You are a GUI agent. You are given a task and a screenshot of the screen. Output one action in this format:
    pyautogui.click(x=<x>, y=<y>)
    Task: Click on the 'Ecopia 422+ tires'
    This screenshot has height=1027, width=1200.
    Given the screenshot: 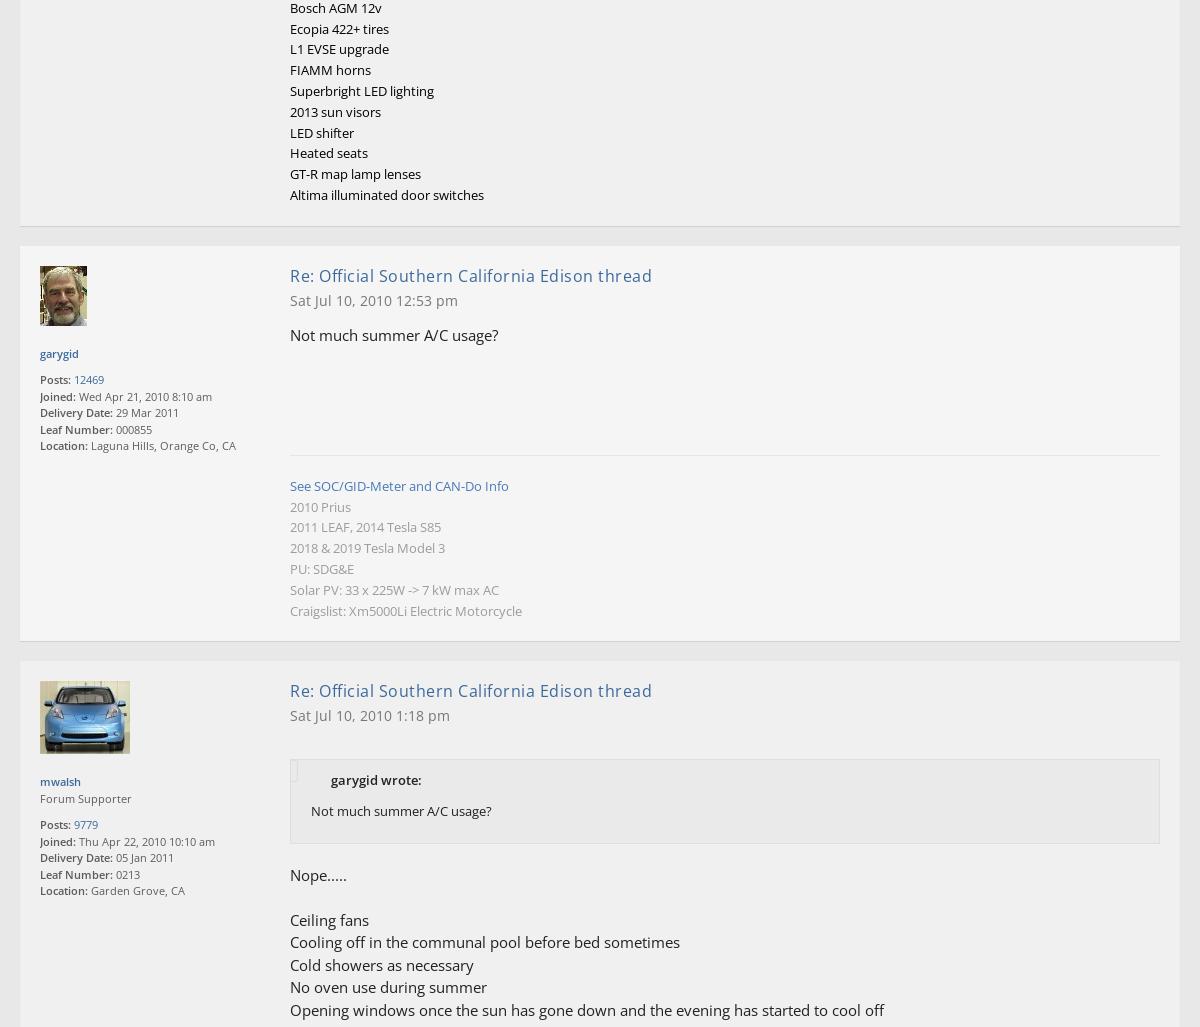 What is the action you would take?
    pyautogui.click(x=339, y=28)
    